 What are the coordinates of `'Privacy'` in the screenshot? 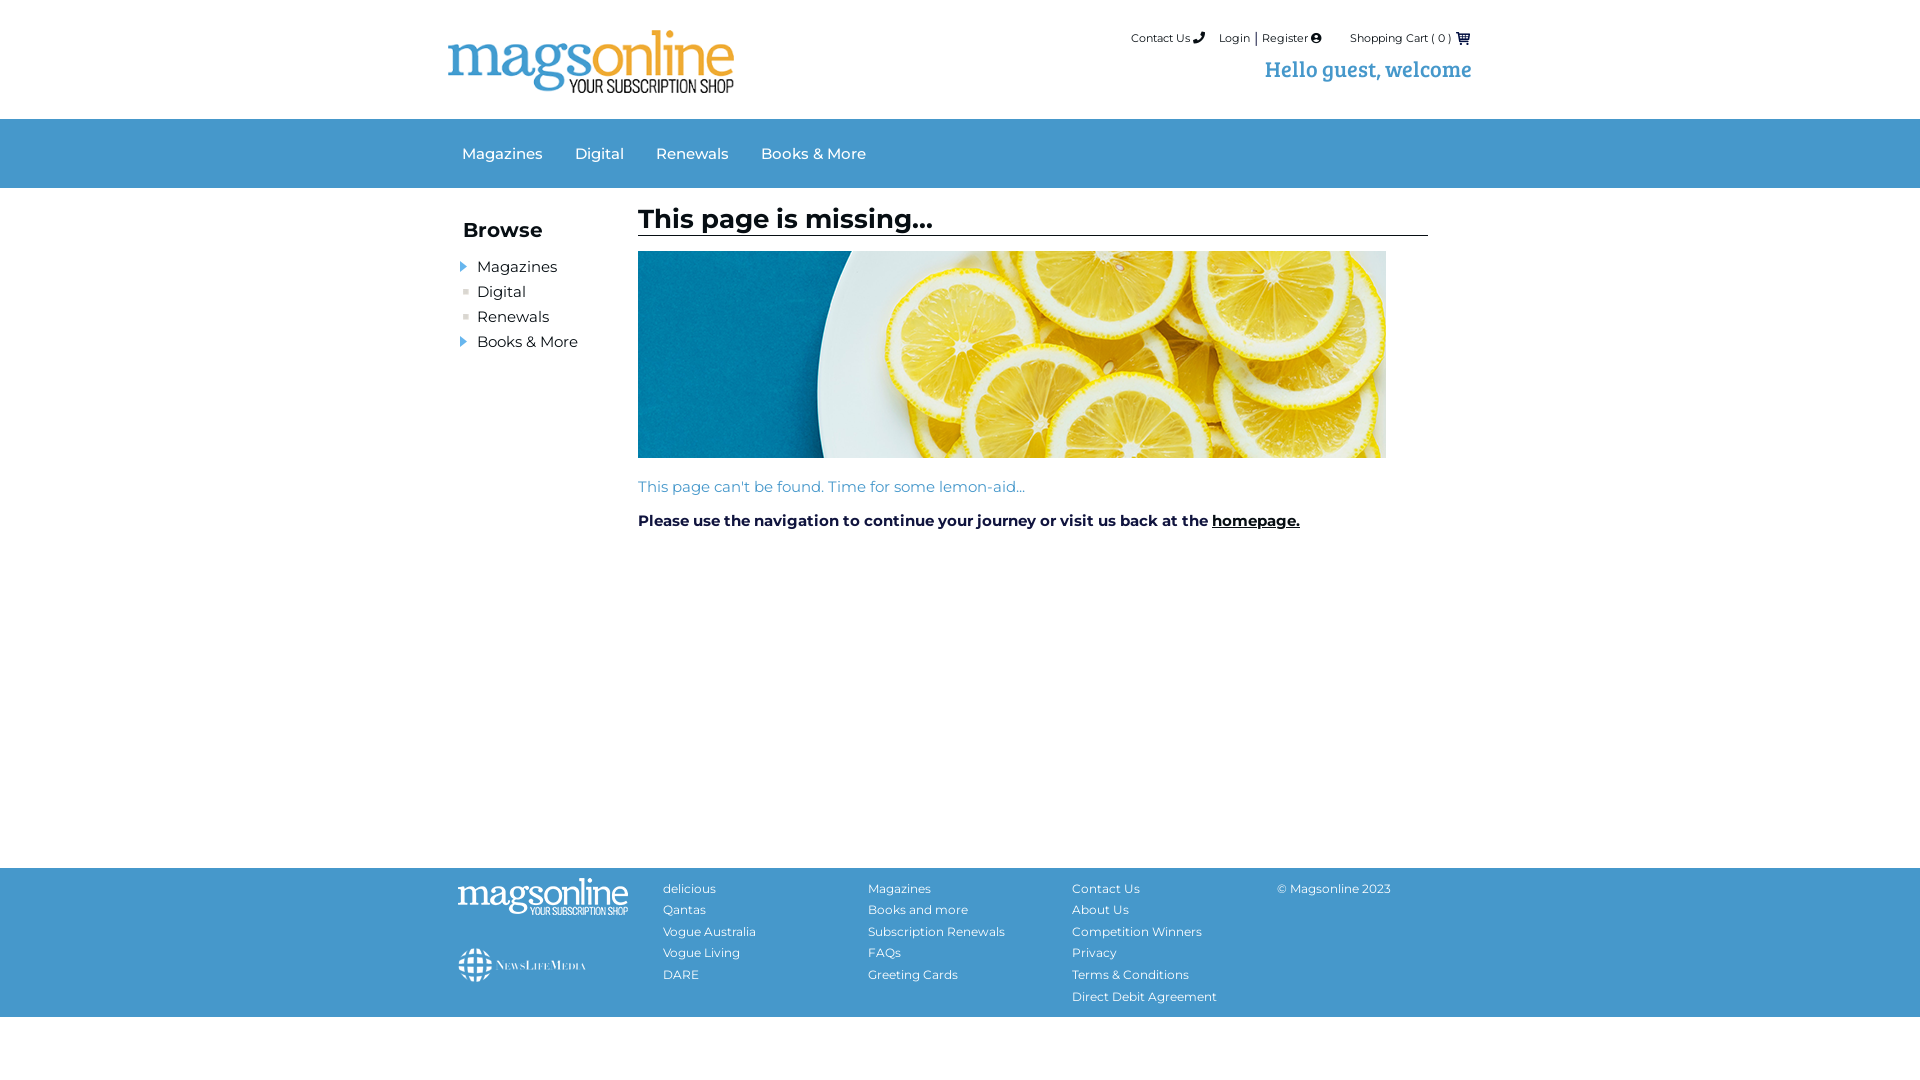 It's located at (1093, 951).